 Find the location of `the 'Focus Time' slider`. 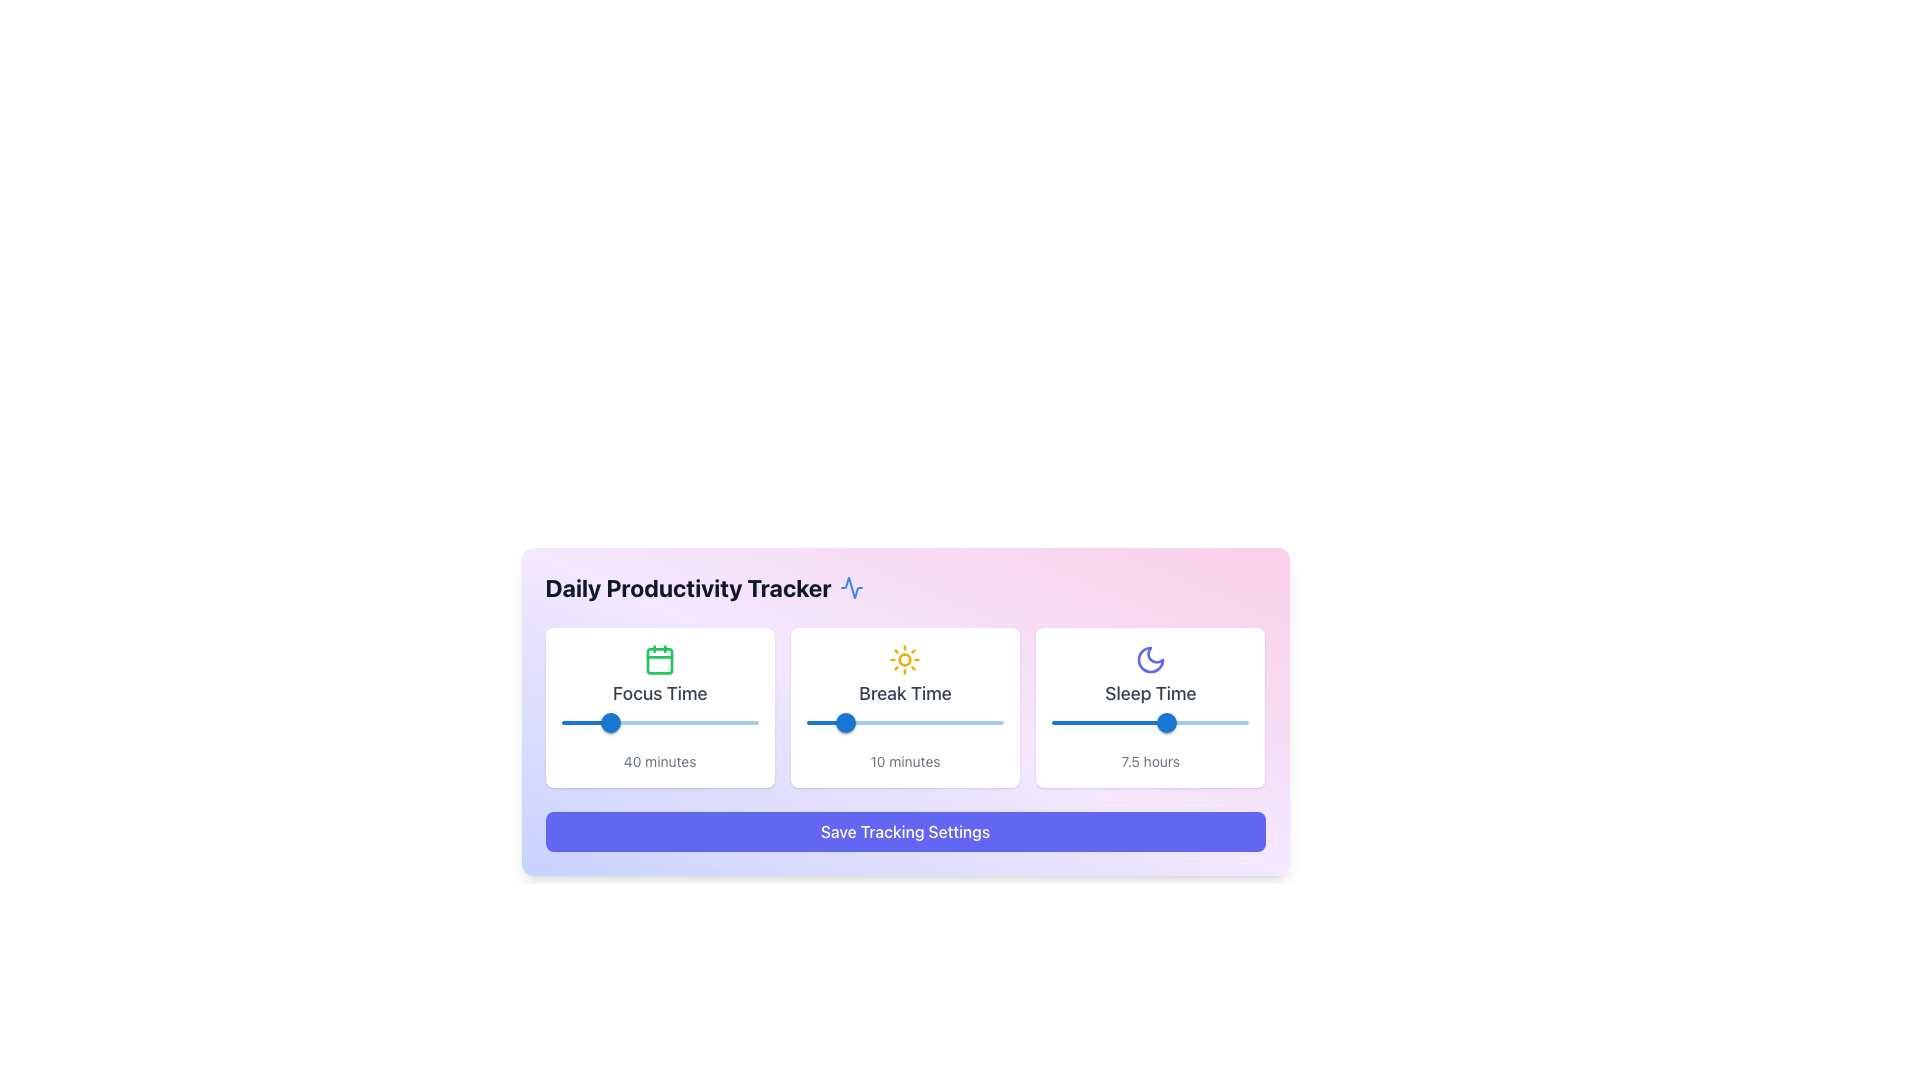

the 'Focus Time' slider is located at coordinates (596, 720).